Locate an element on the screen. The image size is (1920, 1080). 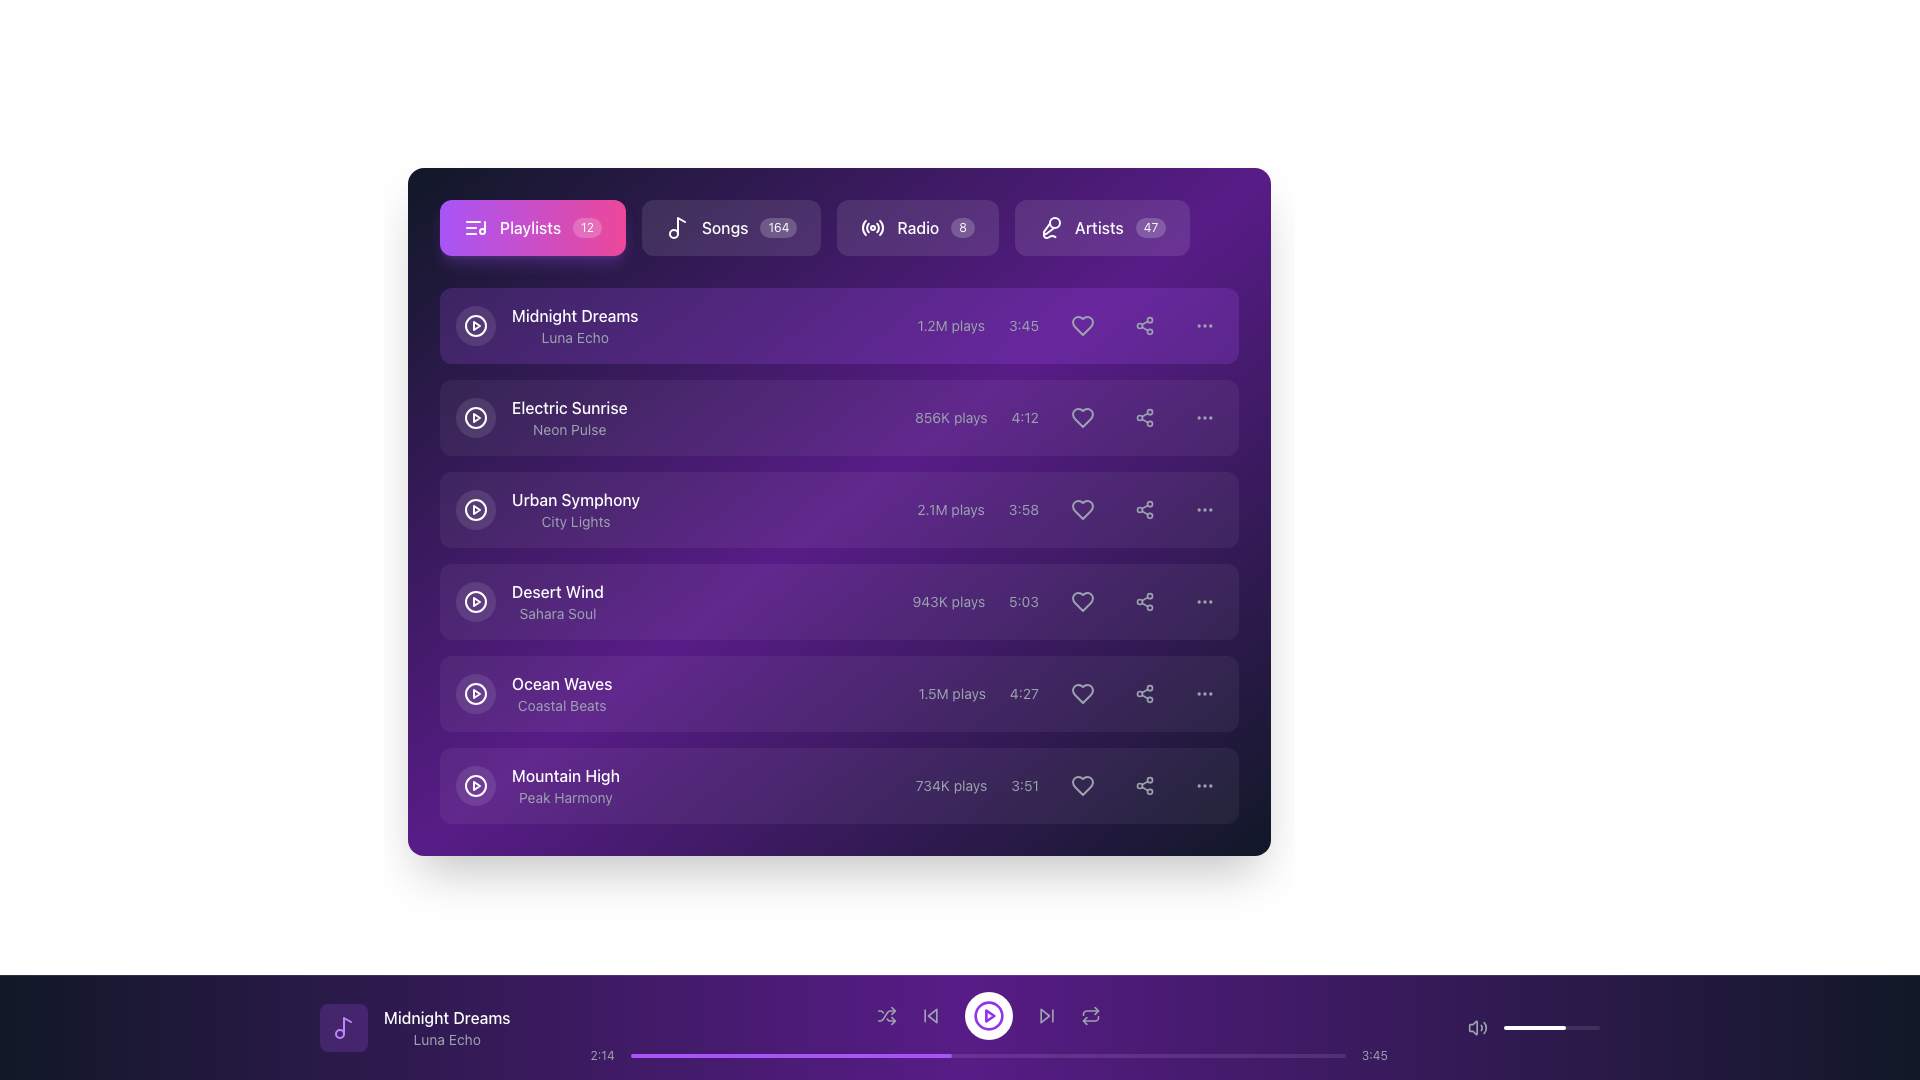
the text label displaying 'Electric Sunrise' which is prominently styled in white on a purple background, located in the second row of the playlist section is located at coordinates (568, 407).